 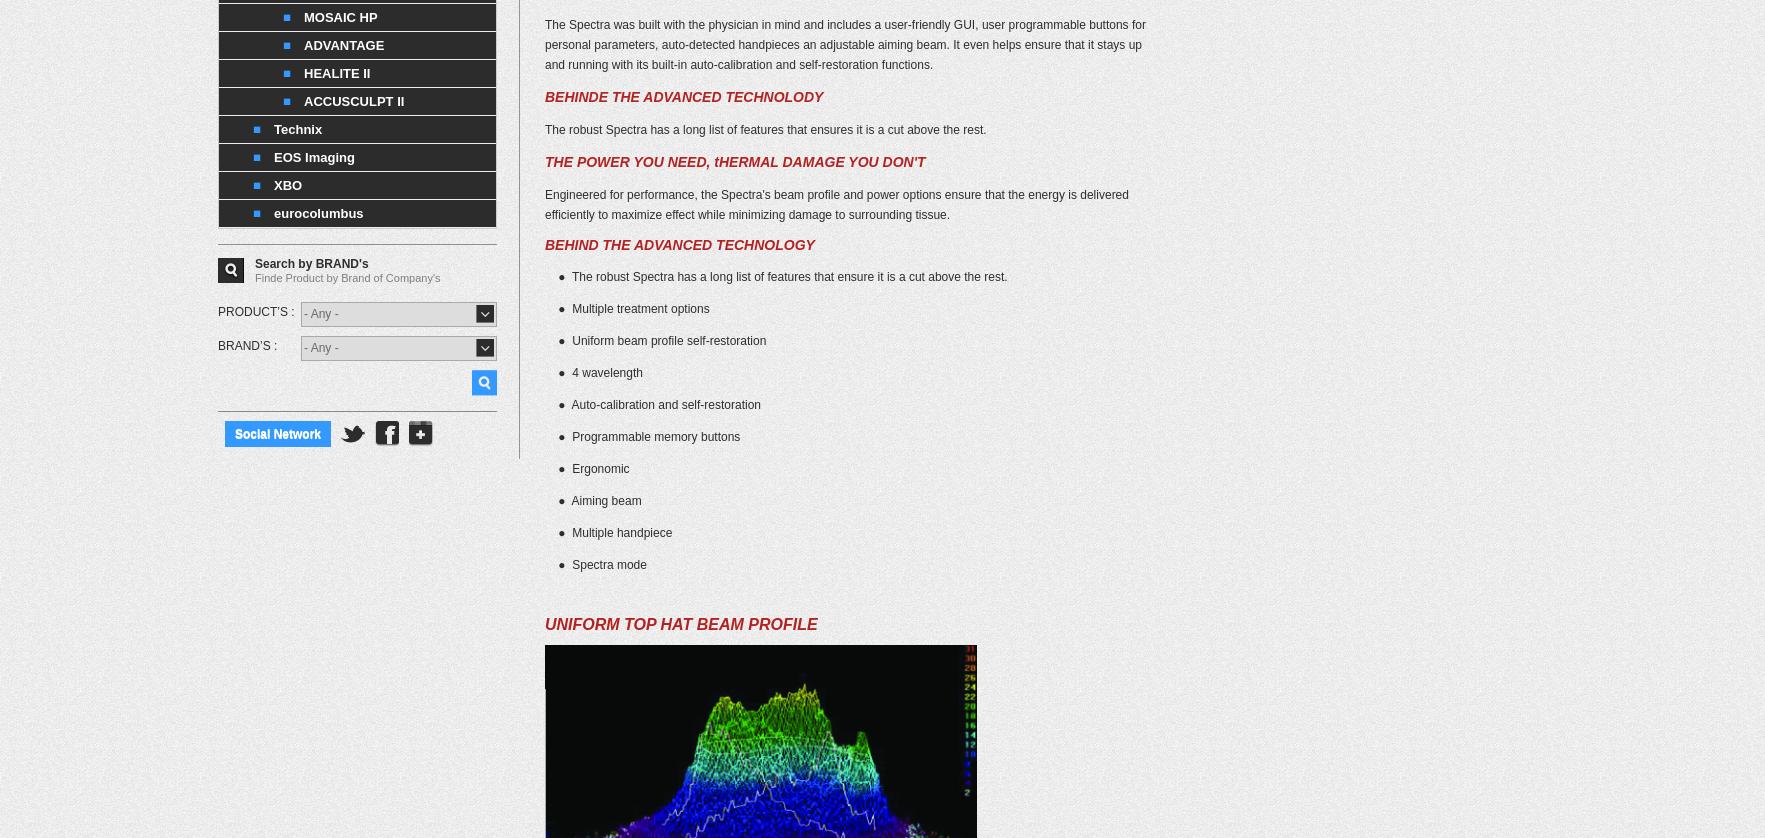 I want to click on '●  Spectra mode', so click(x=594, y=564).